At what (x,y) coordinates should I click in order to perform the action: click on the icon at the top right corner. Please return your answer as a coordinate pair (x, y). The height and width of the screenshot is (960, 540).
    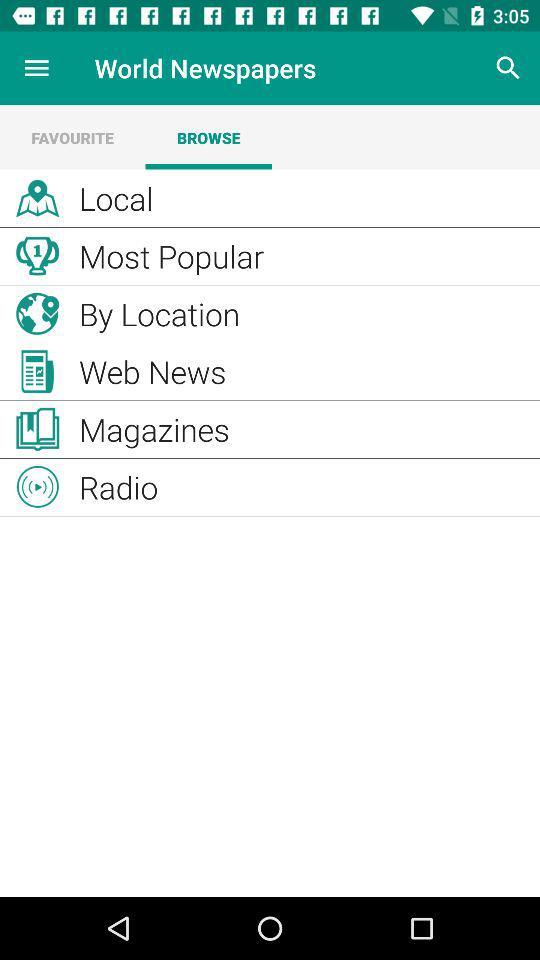
    Looking at the image, I should click on (508, 68).